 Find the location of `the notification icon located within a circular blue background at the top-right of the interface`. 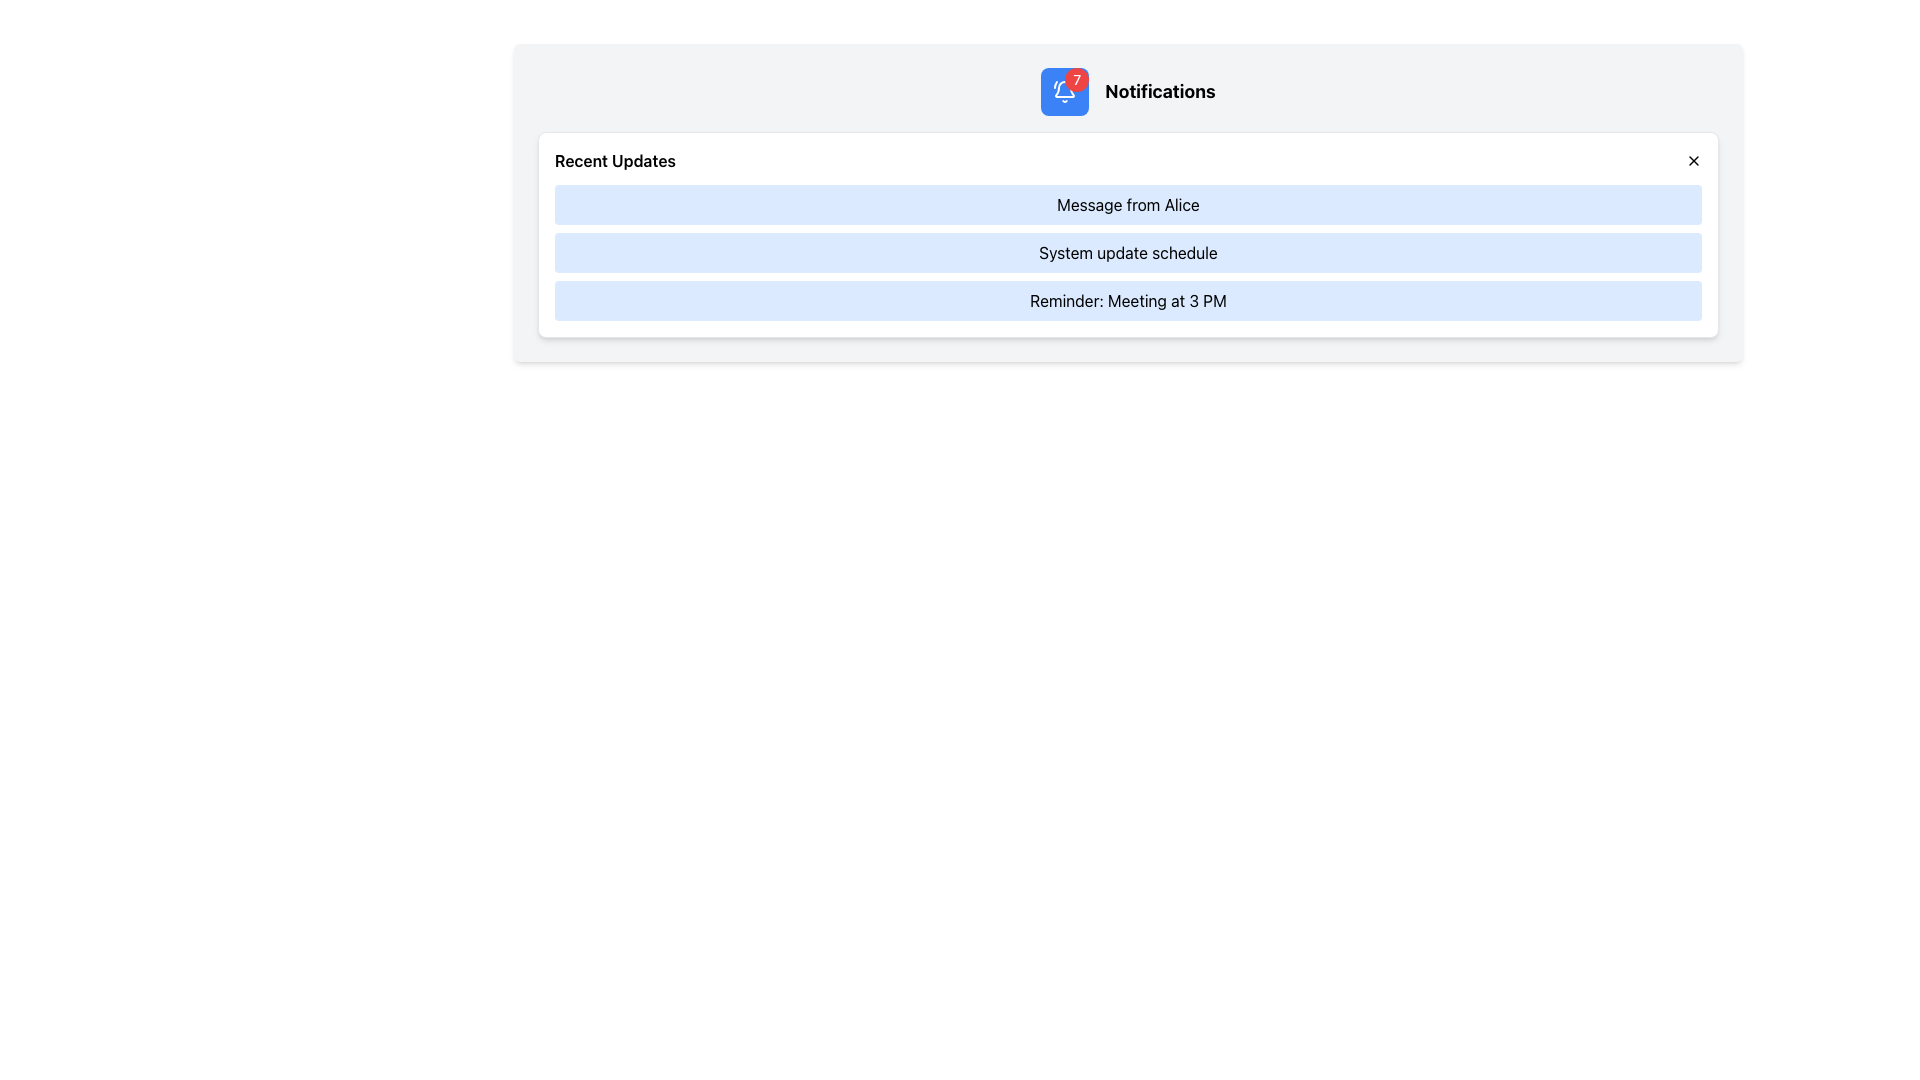

the notification icon located within a circular blue background at the top-right of the interface is located at coordinates (1064, 92).